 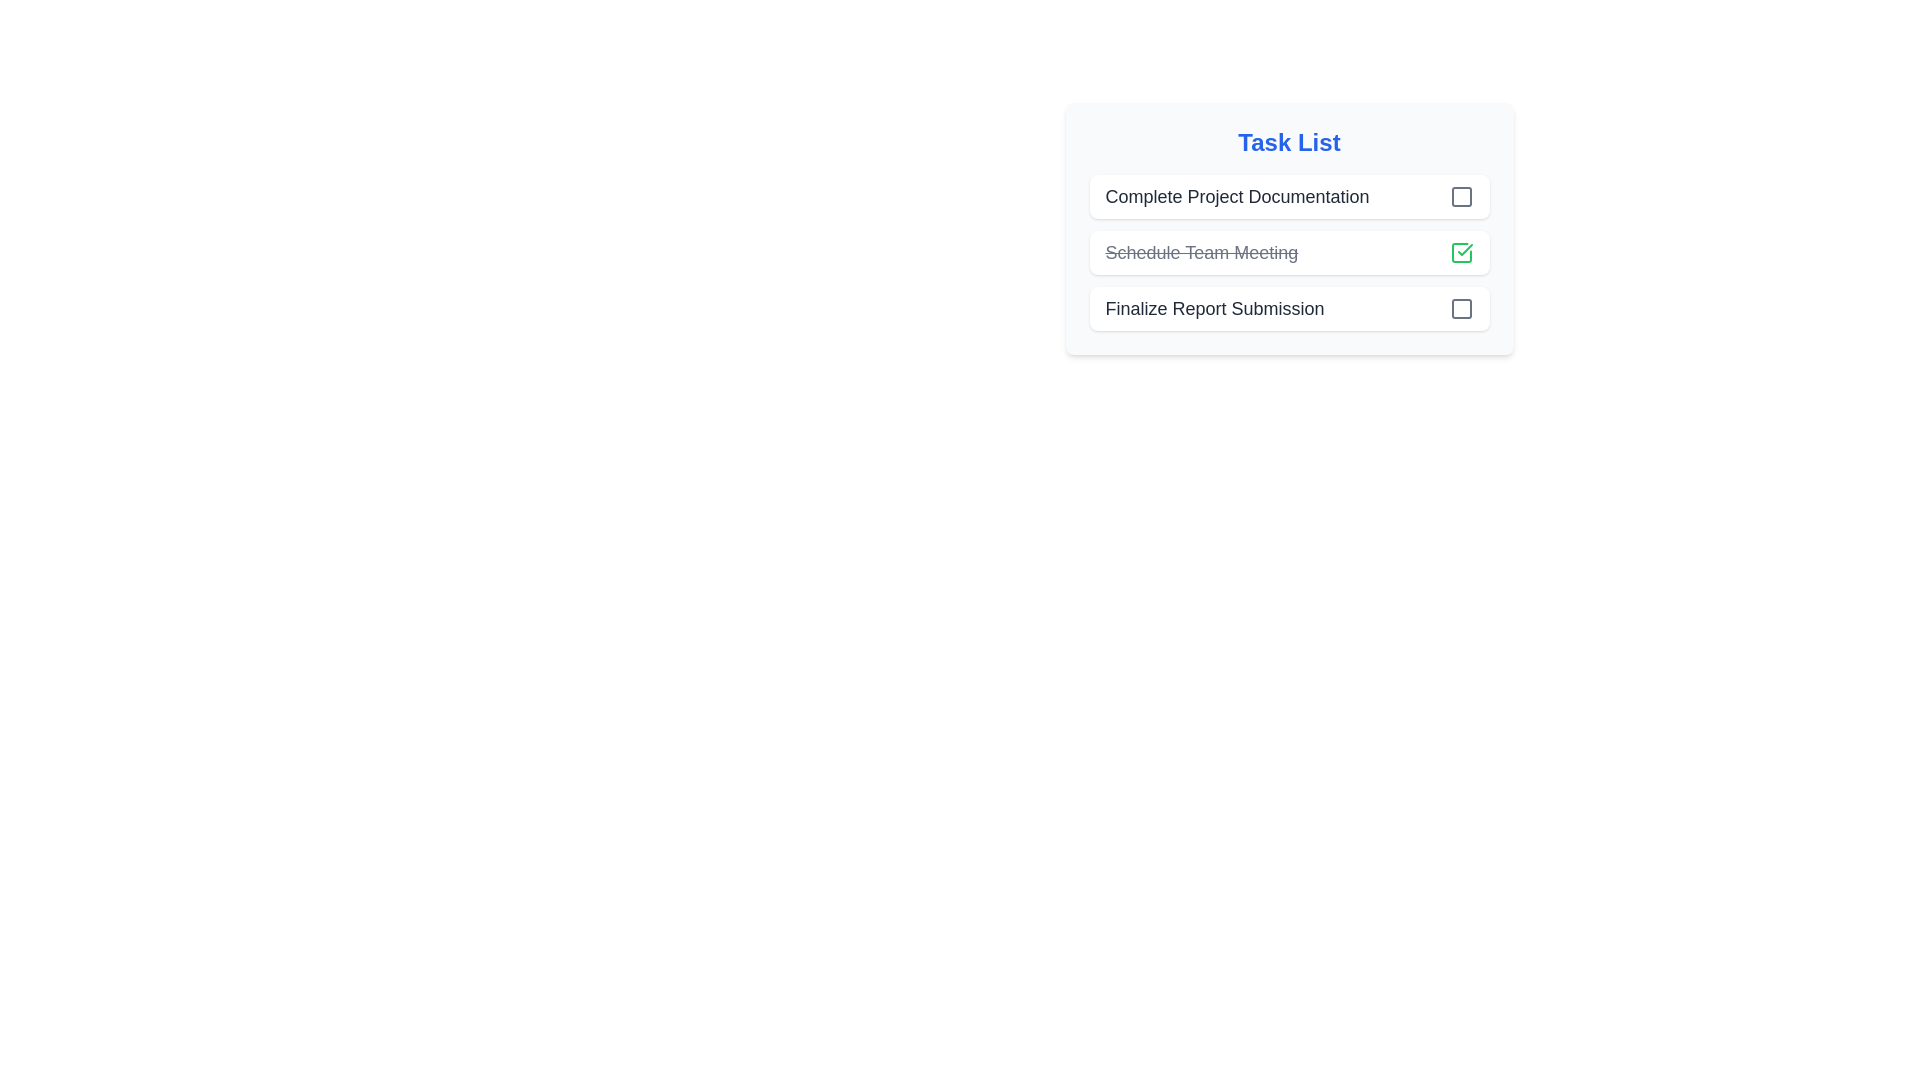 What do you see at coordinates (1461, 252) in the screenshot?
I see `the green checkmark icon in the task list indicating completion for 'Schedule Team Meeting'` at bounding box center [1461, 252].